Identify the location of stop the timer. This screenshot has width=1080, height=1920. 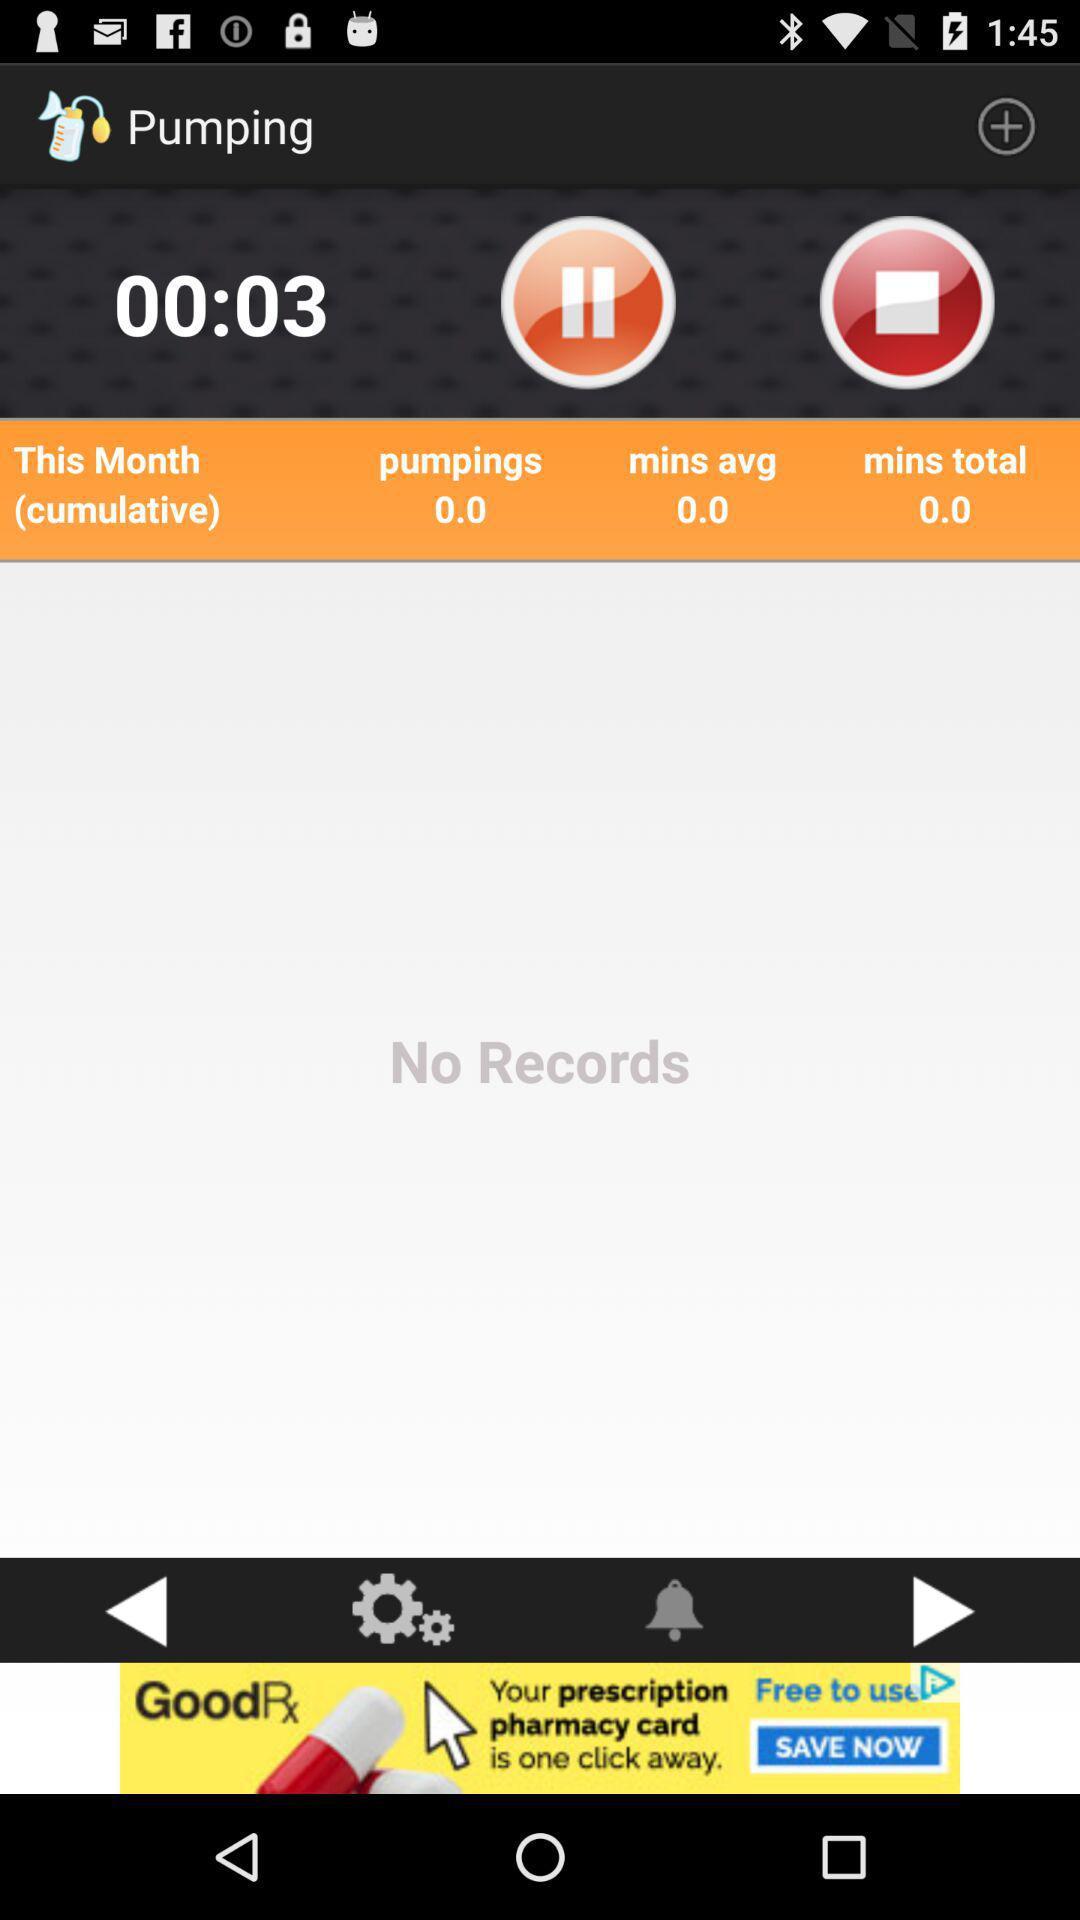
(907, 302).